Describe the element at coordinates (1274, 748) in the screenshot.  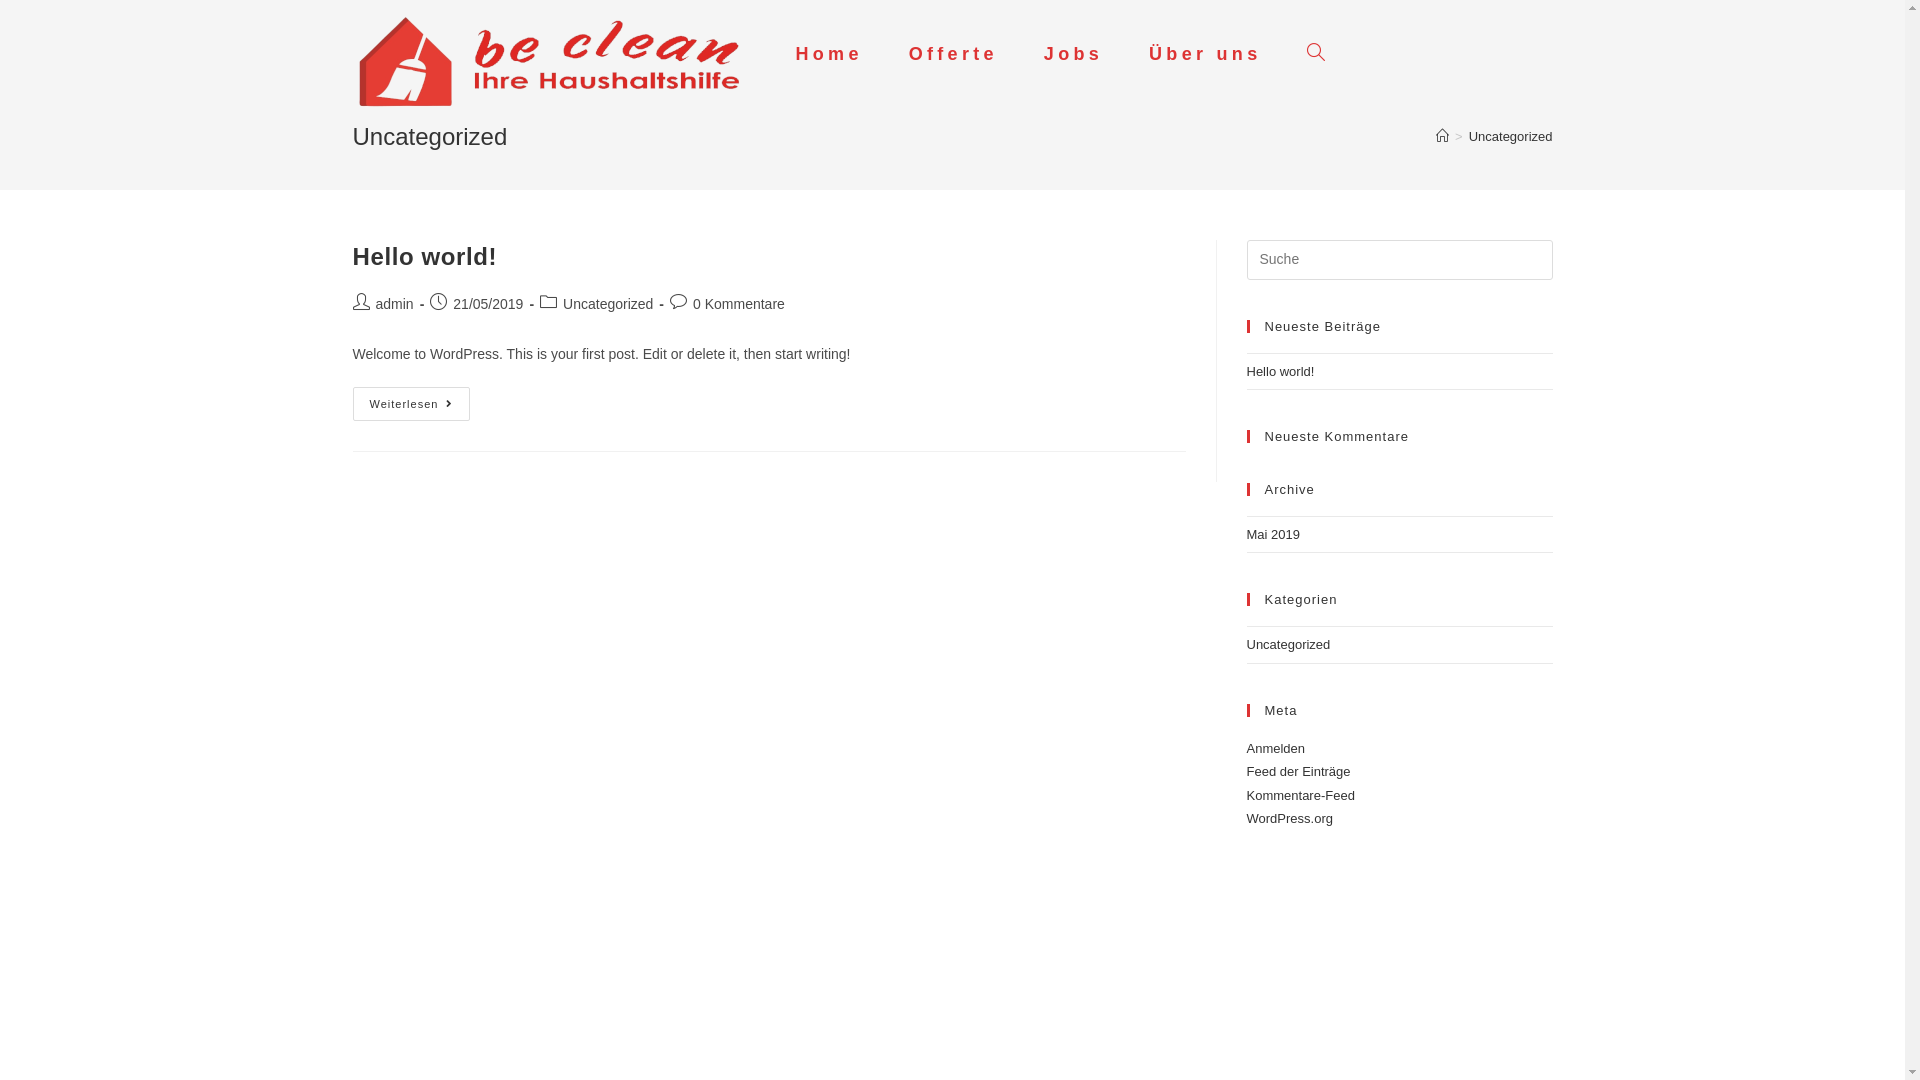
I see `'Anmelden'` at that location.